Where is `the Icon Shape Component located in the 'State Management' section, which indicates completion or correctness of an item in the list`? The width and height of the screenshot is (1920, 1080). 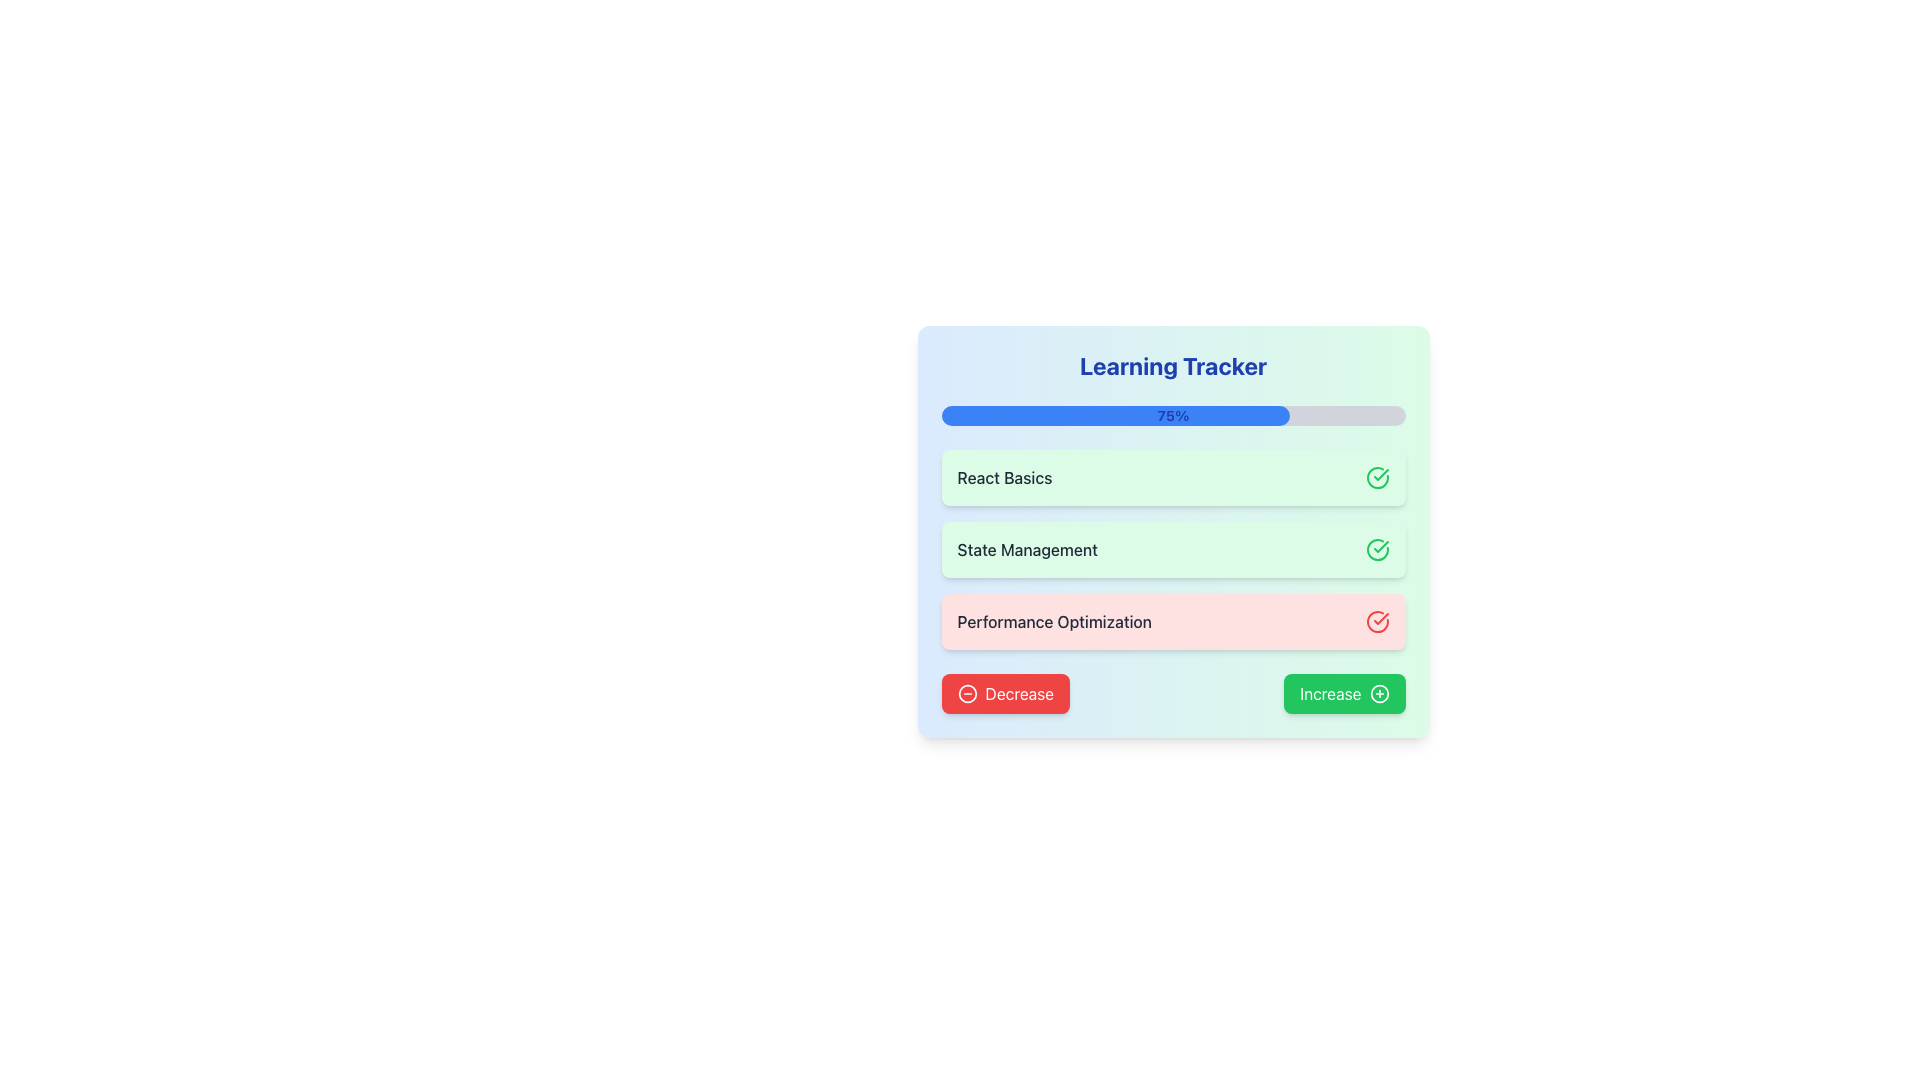 the Icon Shape Component located in the 'State Management' section, which indicates completion or correctness of an item in the list is located at coordinates (1376, 550).